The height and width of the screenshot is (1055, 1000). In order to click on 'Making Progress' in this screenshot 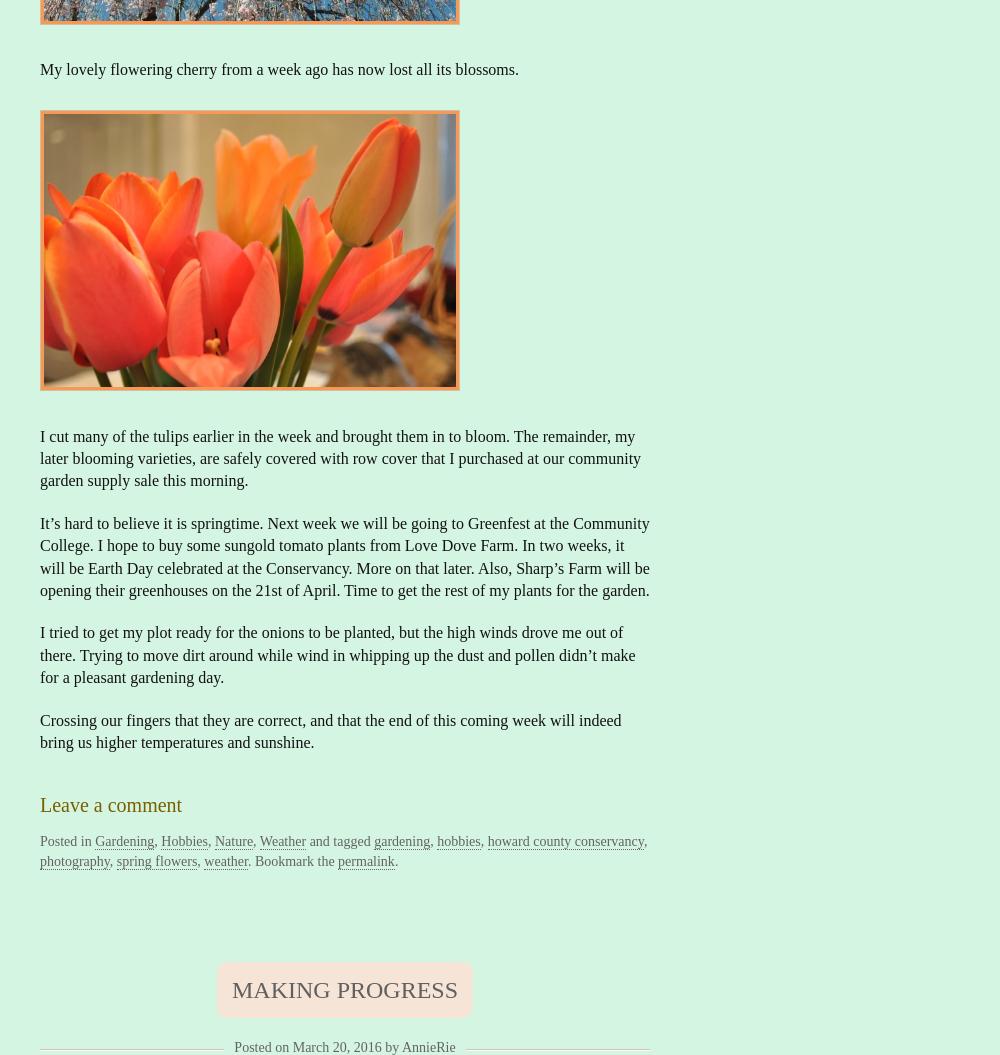, I will do `click(230, 988)`.